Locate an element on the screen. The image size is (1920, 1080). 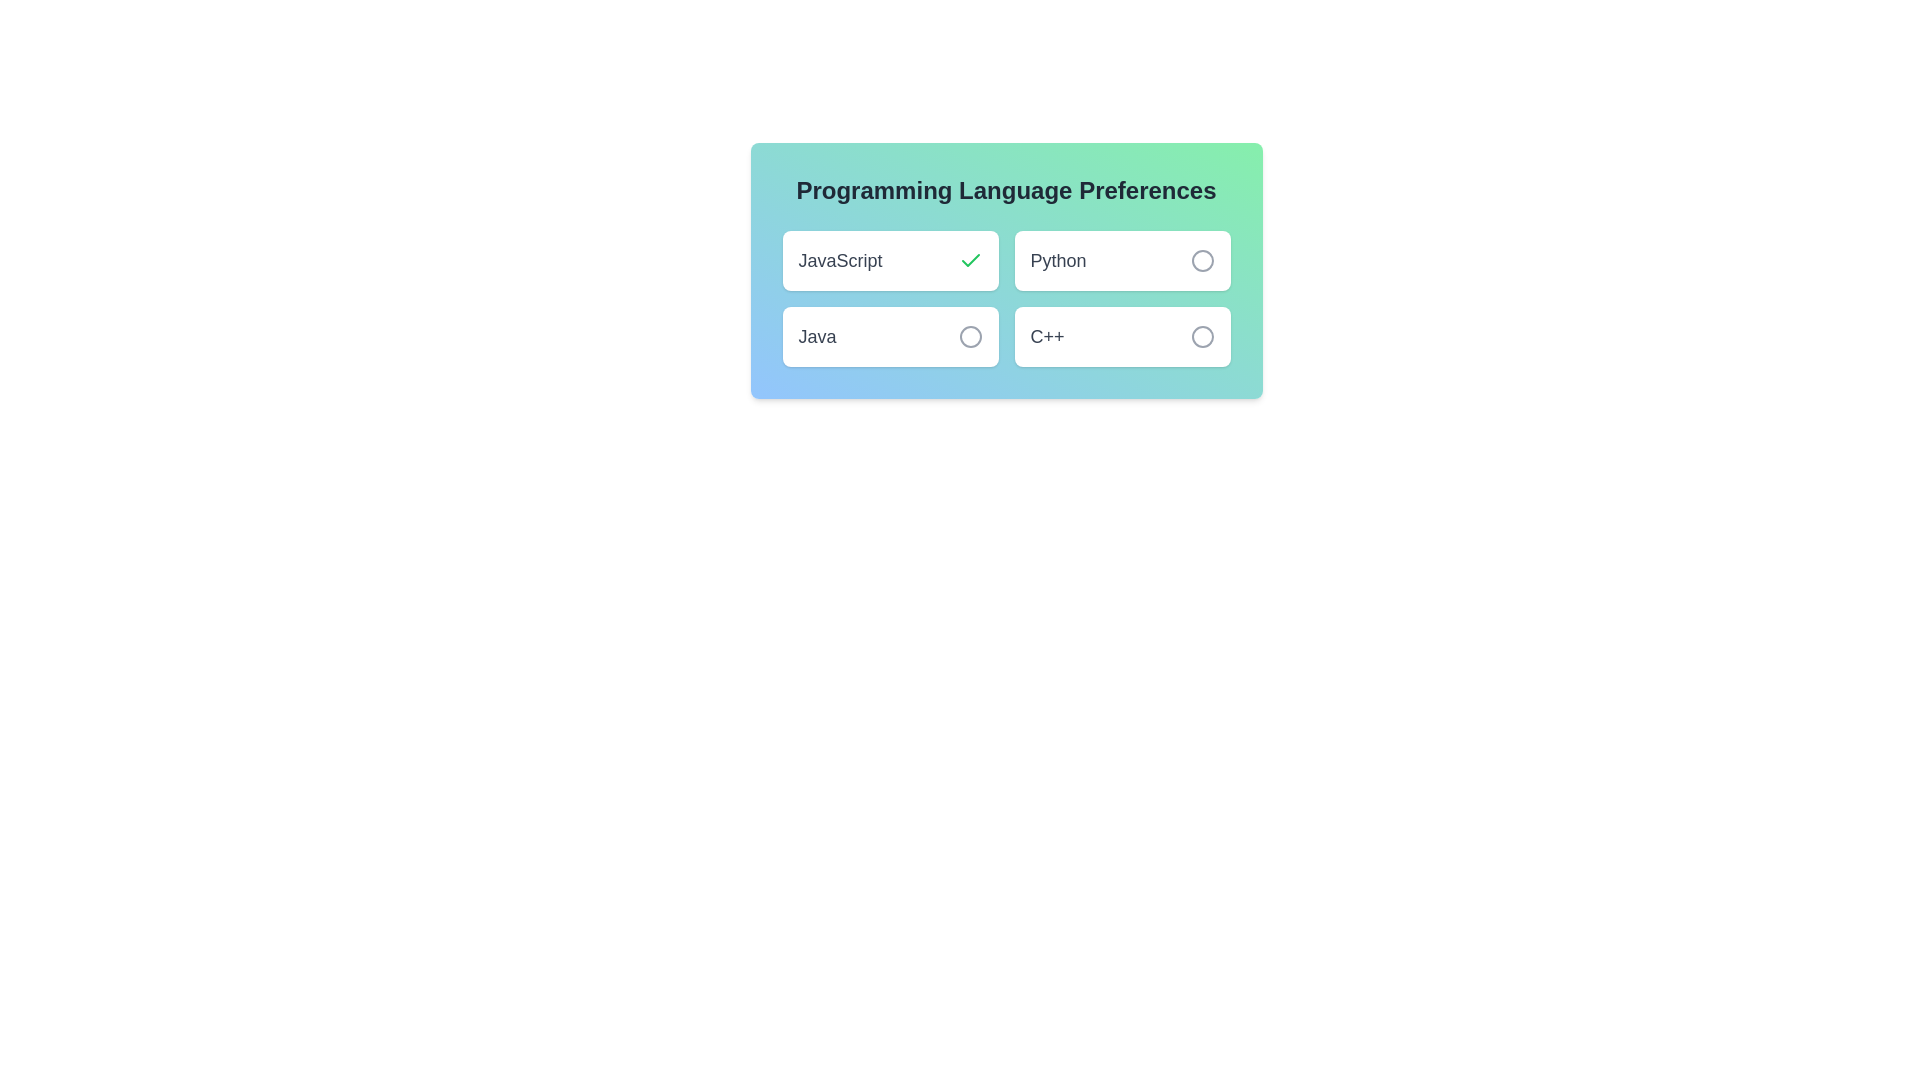
the language Java by clicking its associated button is located at coordinates (970, 335).